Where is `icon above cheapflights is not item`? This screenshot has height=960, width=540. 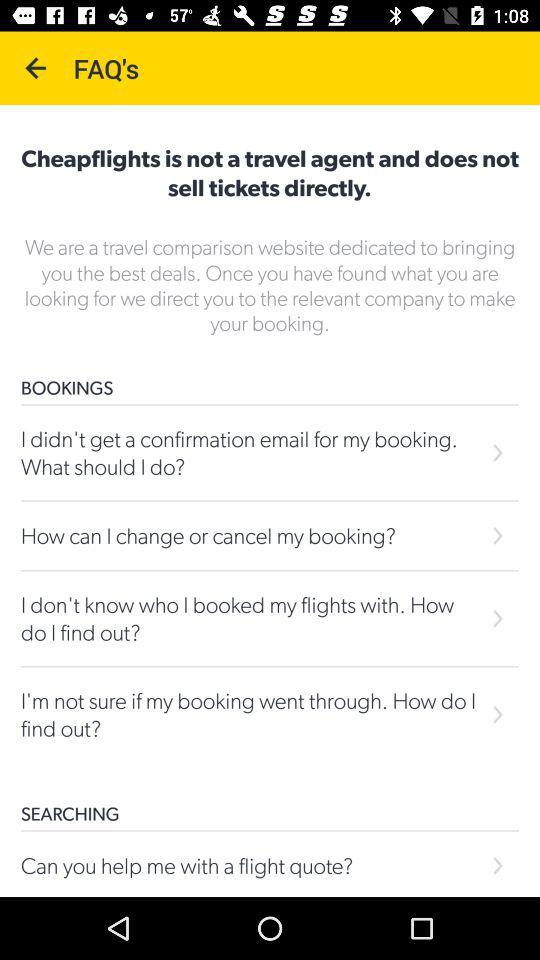 icon above cheapflights is not item is located at coordinates (36, 68).